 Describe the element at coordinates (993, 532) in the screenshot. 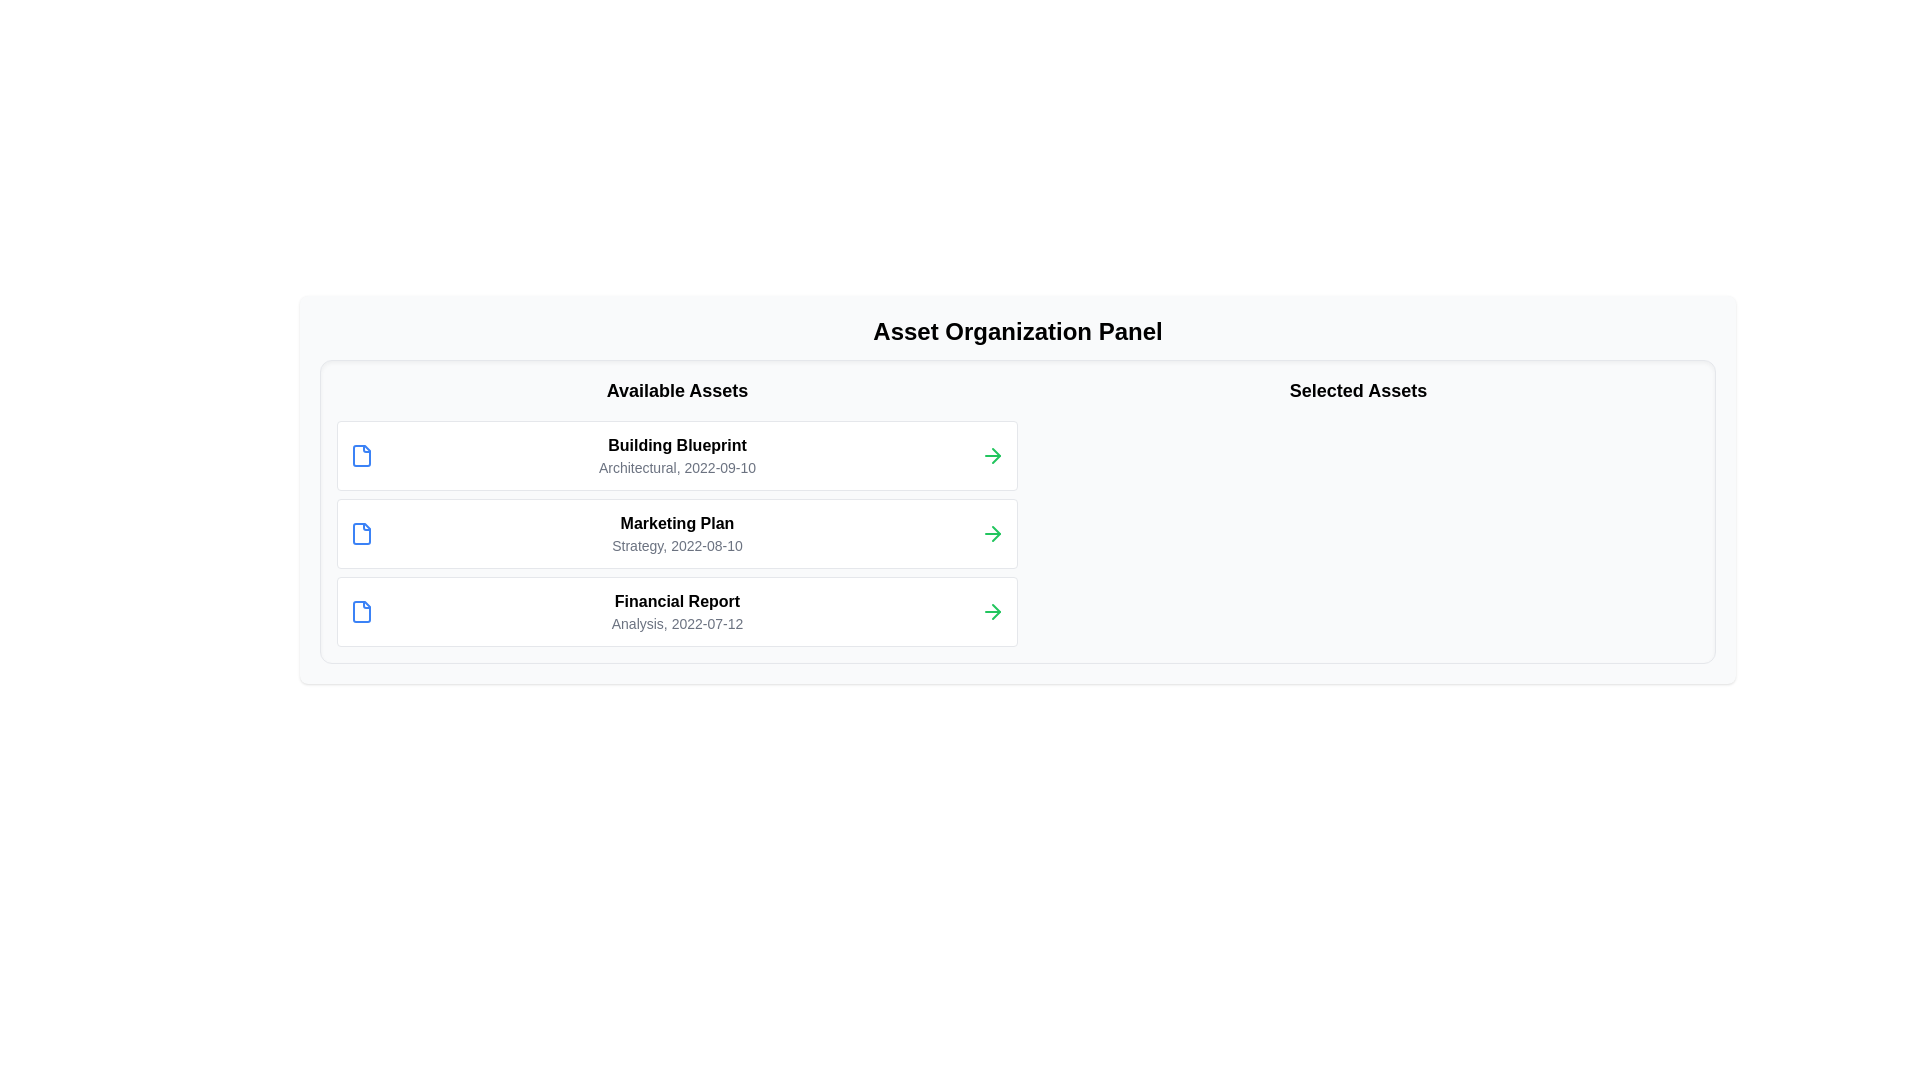

I see `the green arrow icon pointing to the right located at the end of the 'Marketing Plan' row in the 'Available Assets' section` at that location.